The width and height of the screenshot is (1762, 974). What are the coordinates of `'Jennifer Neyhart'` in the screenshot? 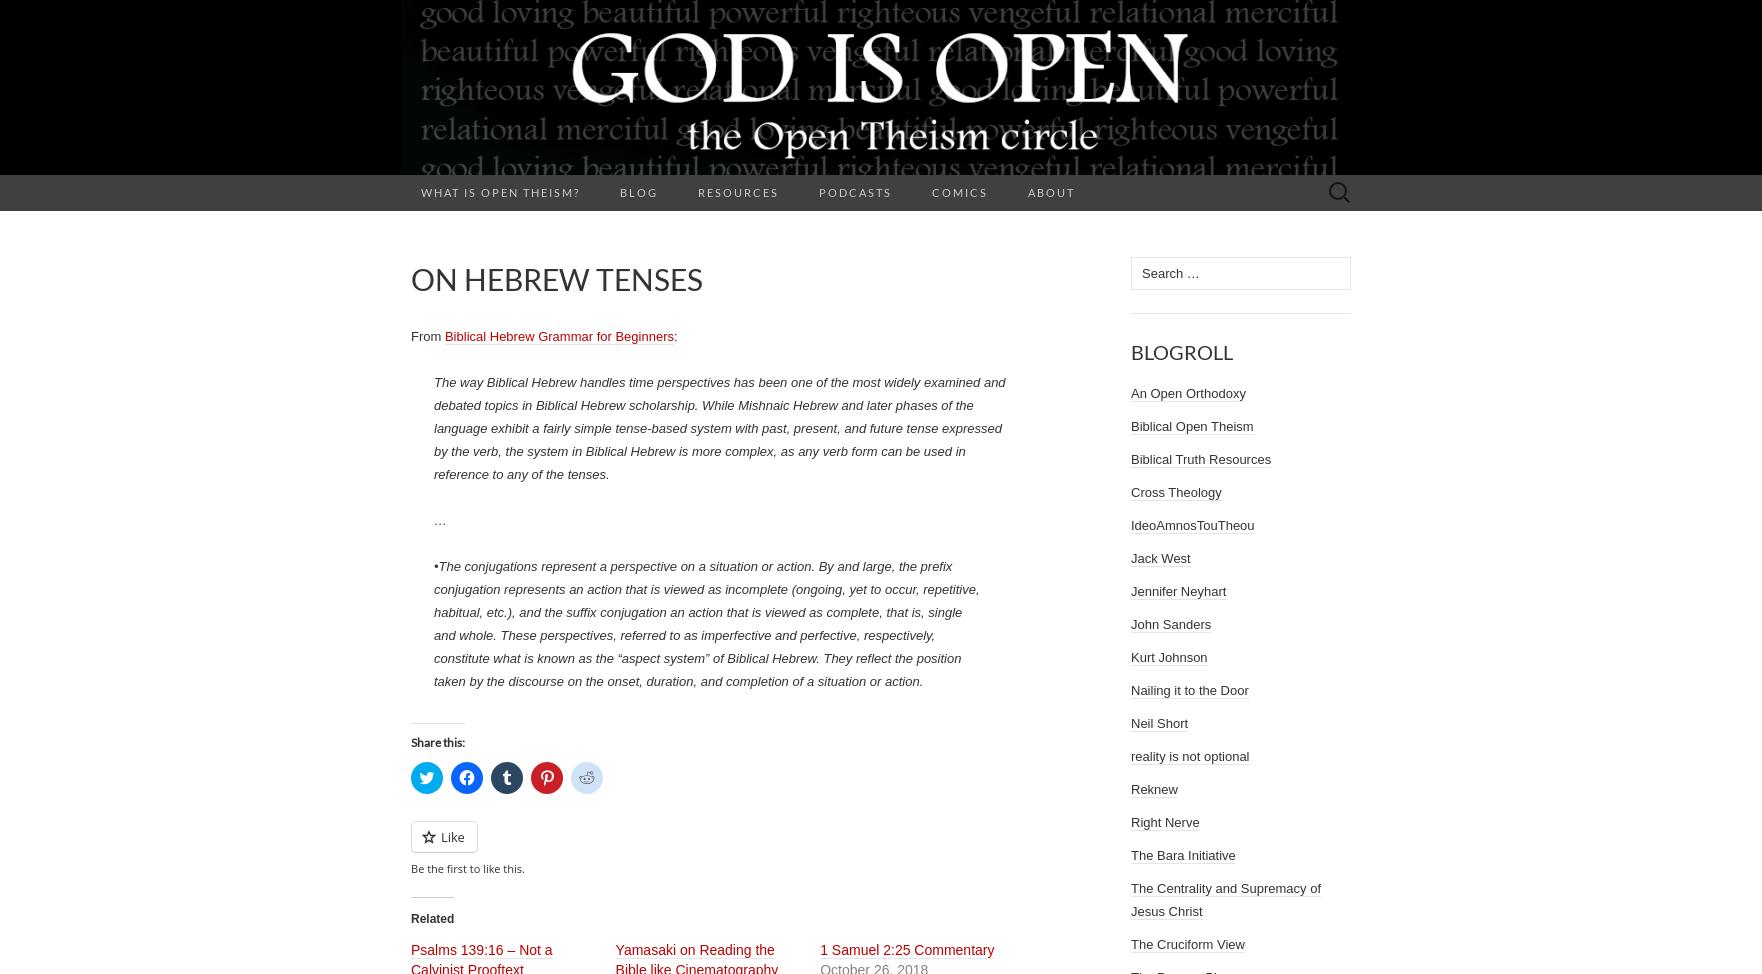 It's located at (1178, 590).